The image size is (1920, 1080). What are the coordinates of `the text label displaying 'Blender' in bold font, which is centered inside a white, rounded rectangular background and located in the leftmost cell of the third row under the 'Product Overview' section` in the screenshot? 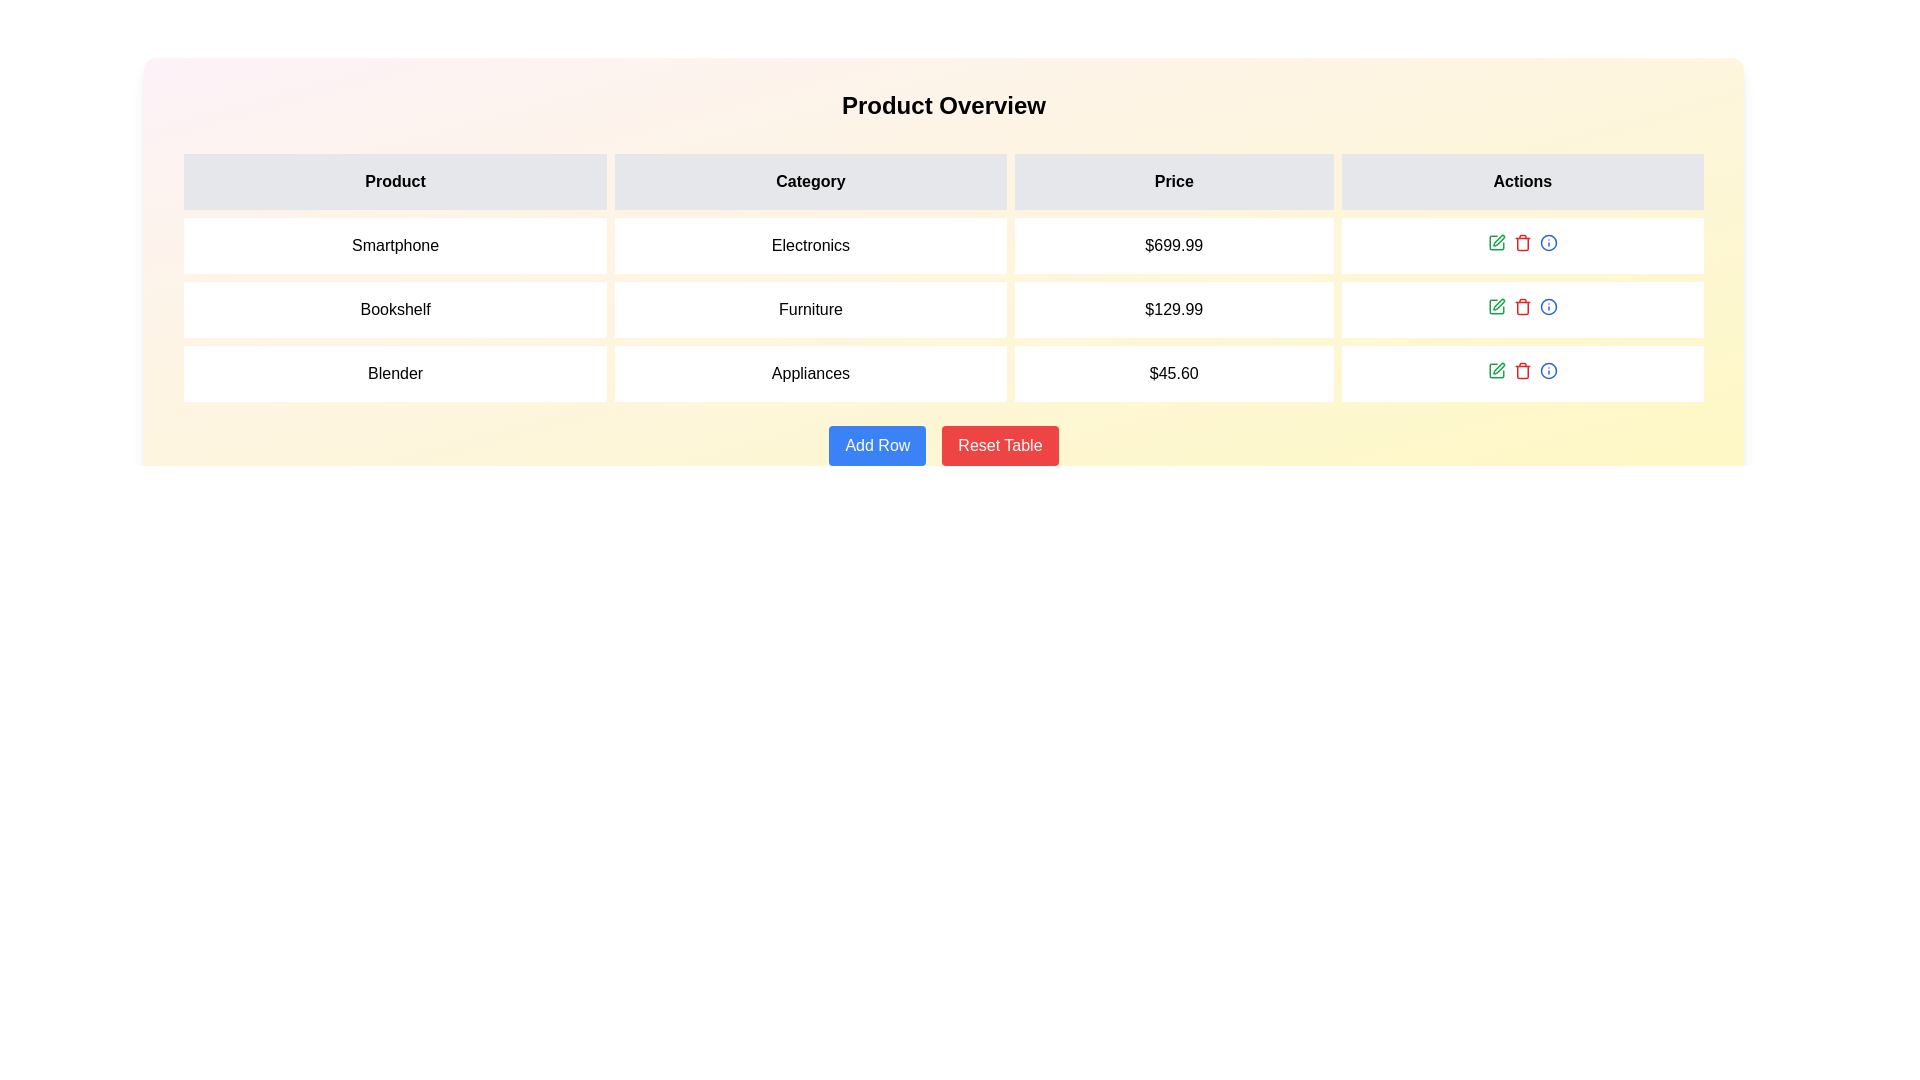 It's located at (395, 374).